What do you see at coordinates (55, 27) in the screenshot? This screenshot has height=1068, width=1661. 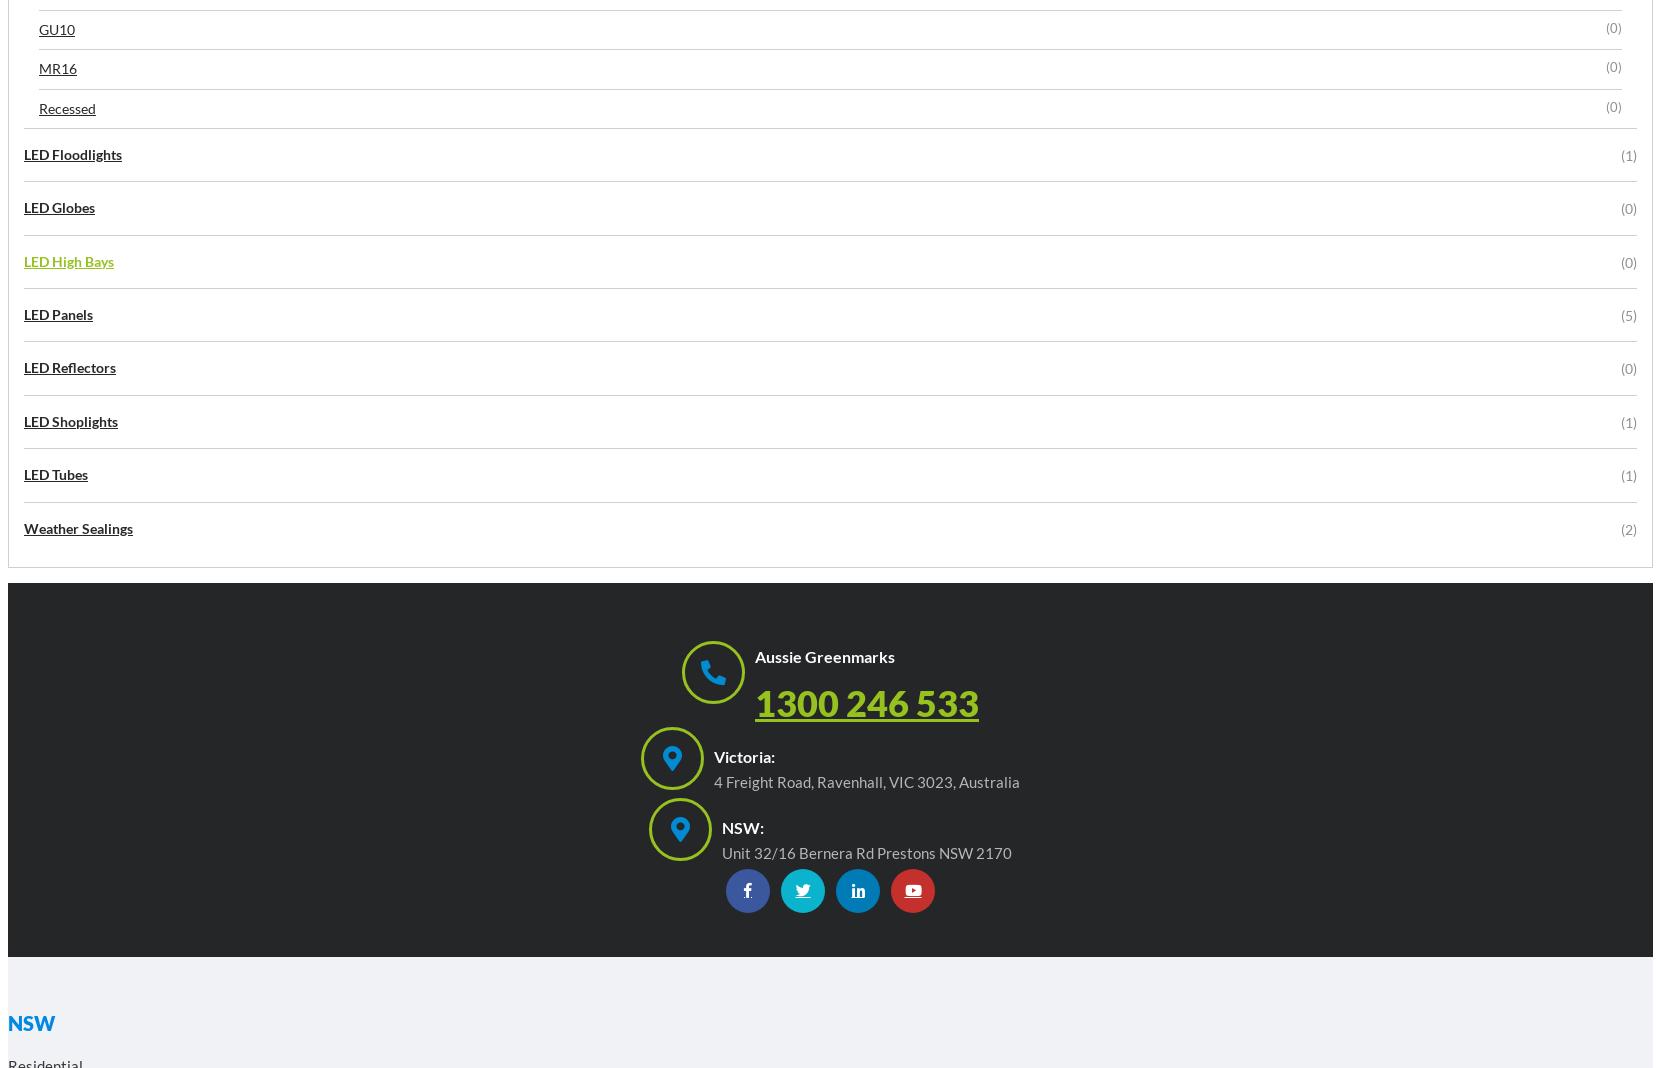 I see `'GU10'` at bounding box center [55, 27].